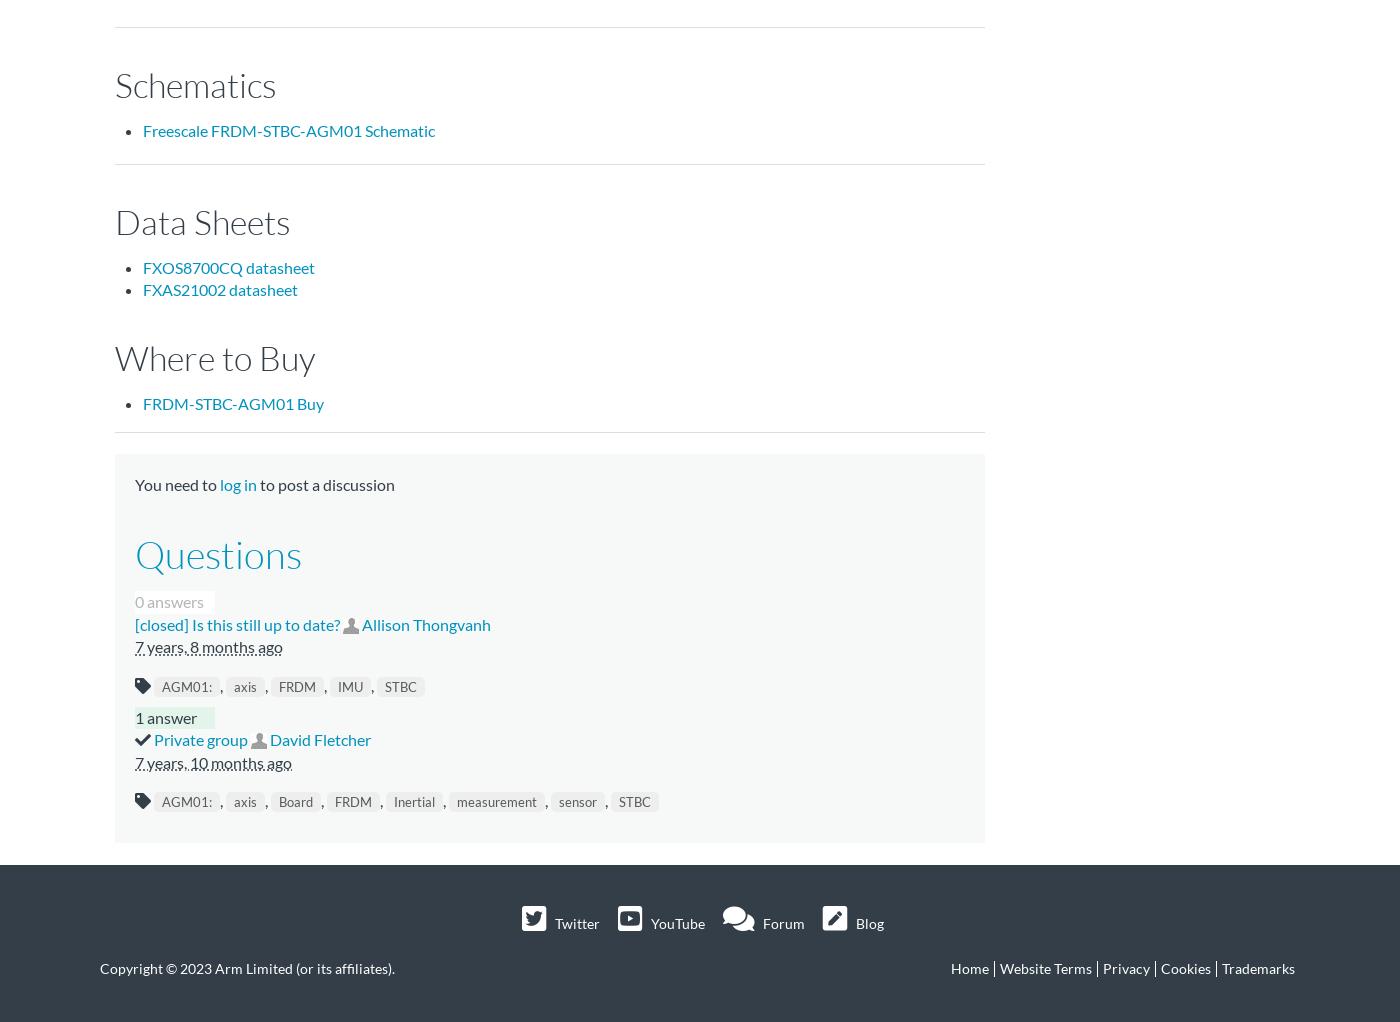 This screenshot has height=1022, width=1400. I want to click on 'Home', so click(970, 966).